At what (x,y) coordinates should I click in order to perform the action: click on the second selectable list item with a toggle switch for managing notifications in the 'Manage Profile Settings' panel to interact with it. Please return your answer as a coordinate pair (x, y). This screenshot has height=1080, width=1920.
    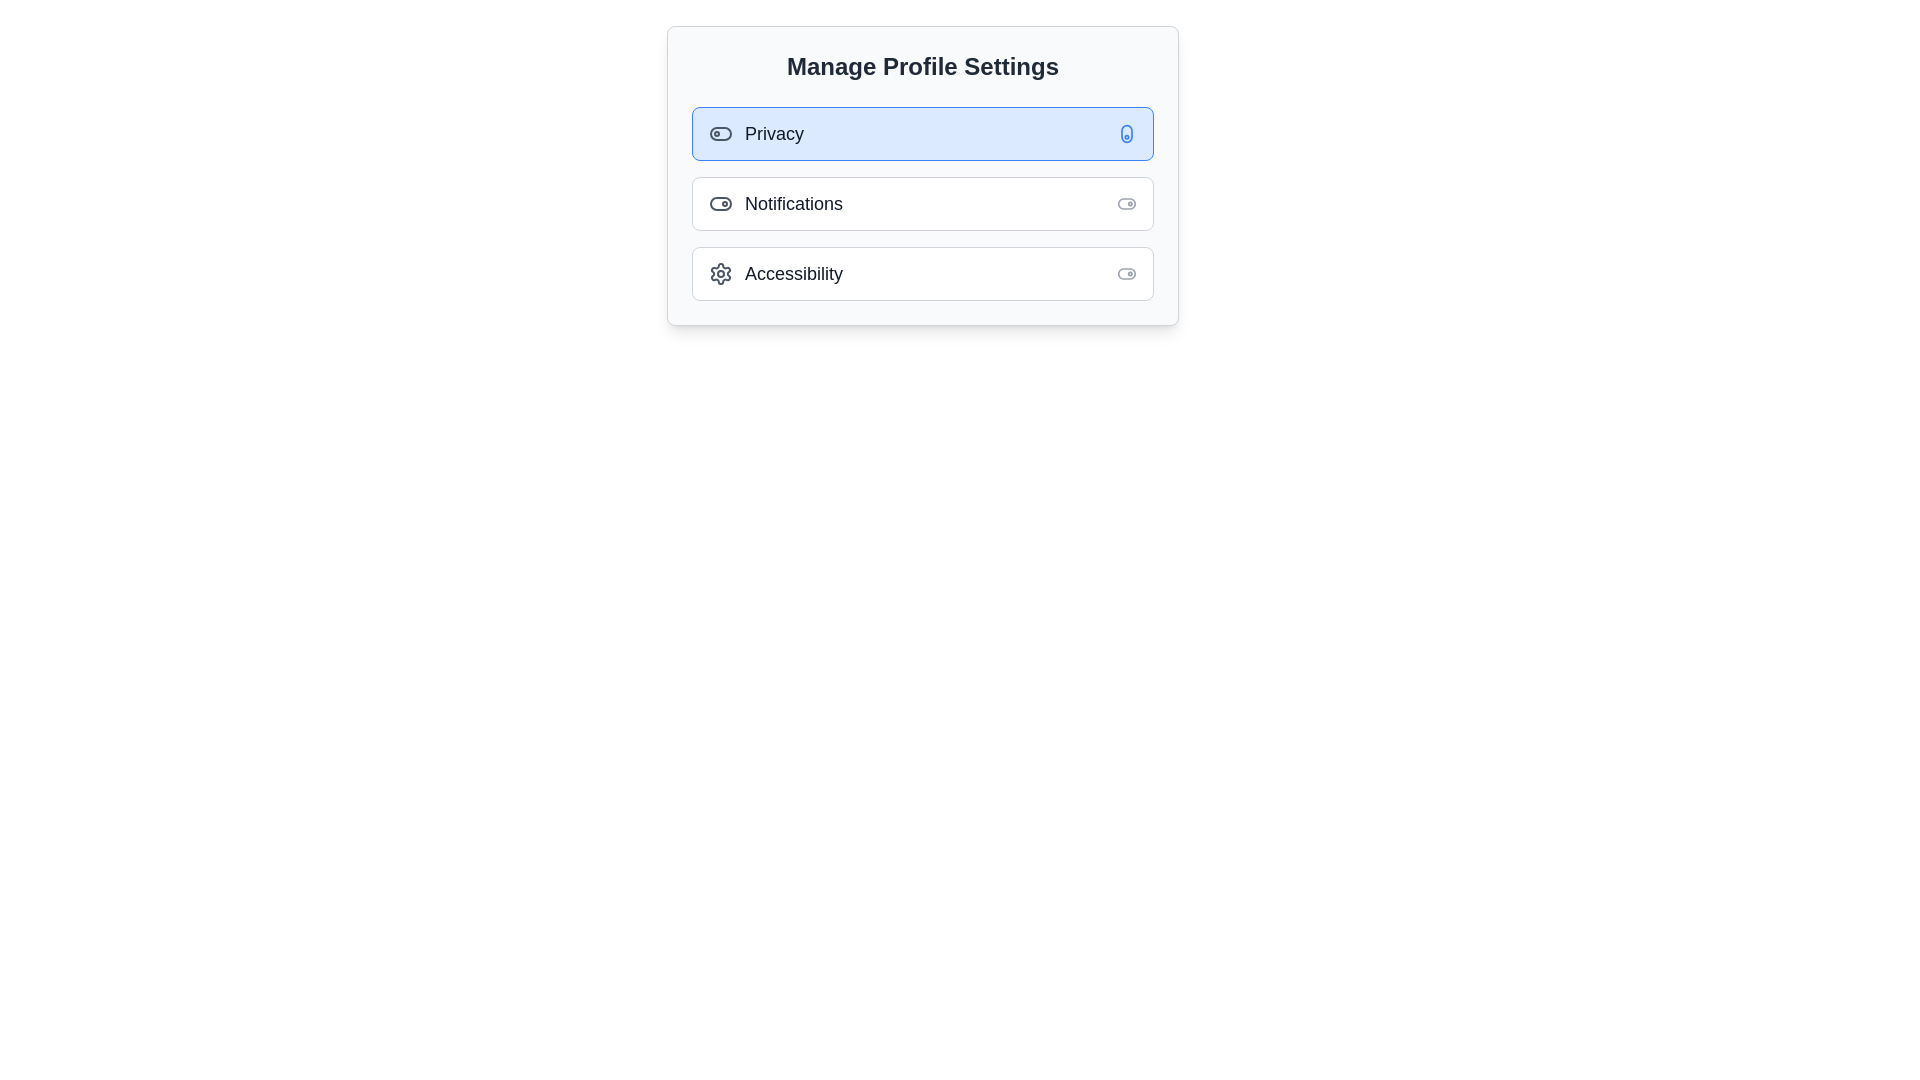
    Looking at the image, I should click on (921, 204).